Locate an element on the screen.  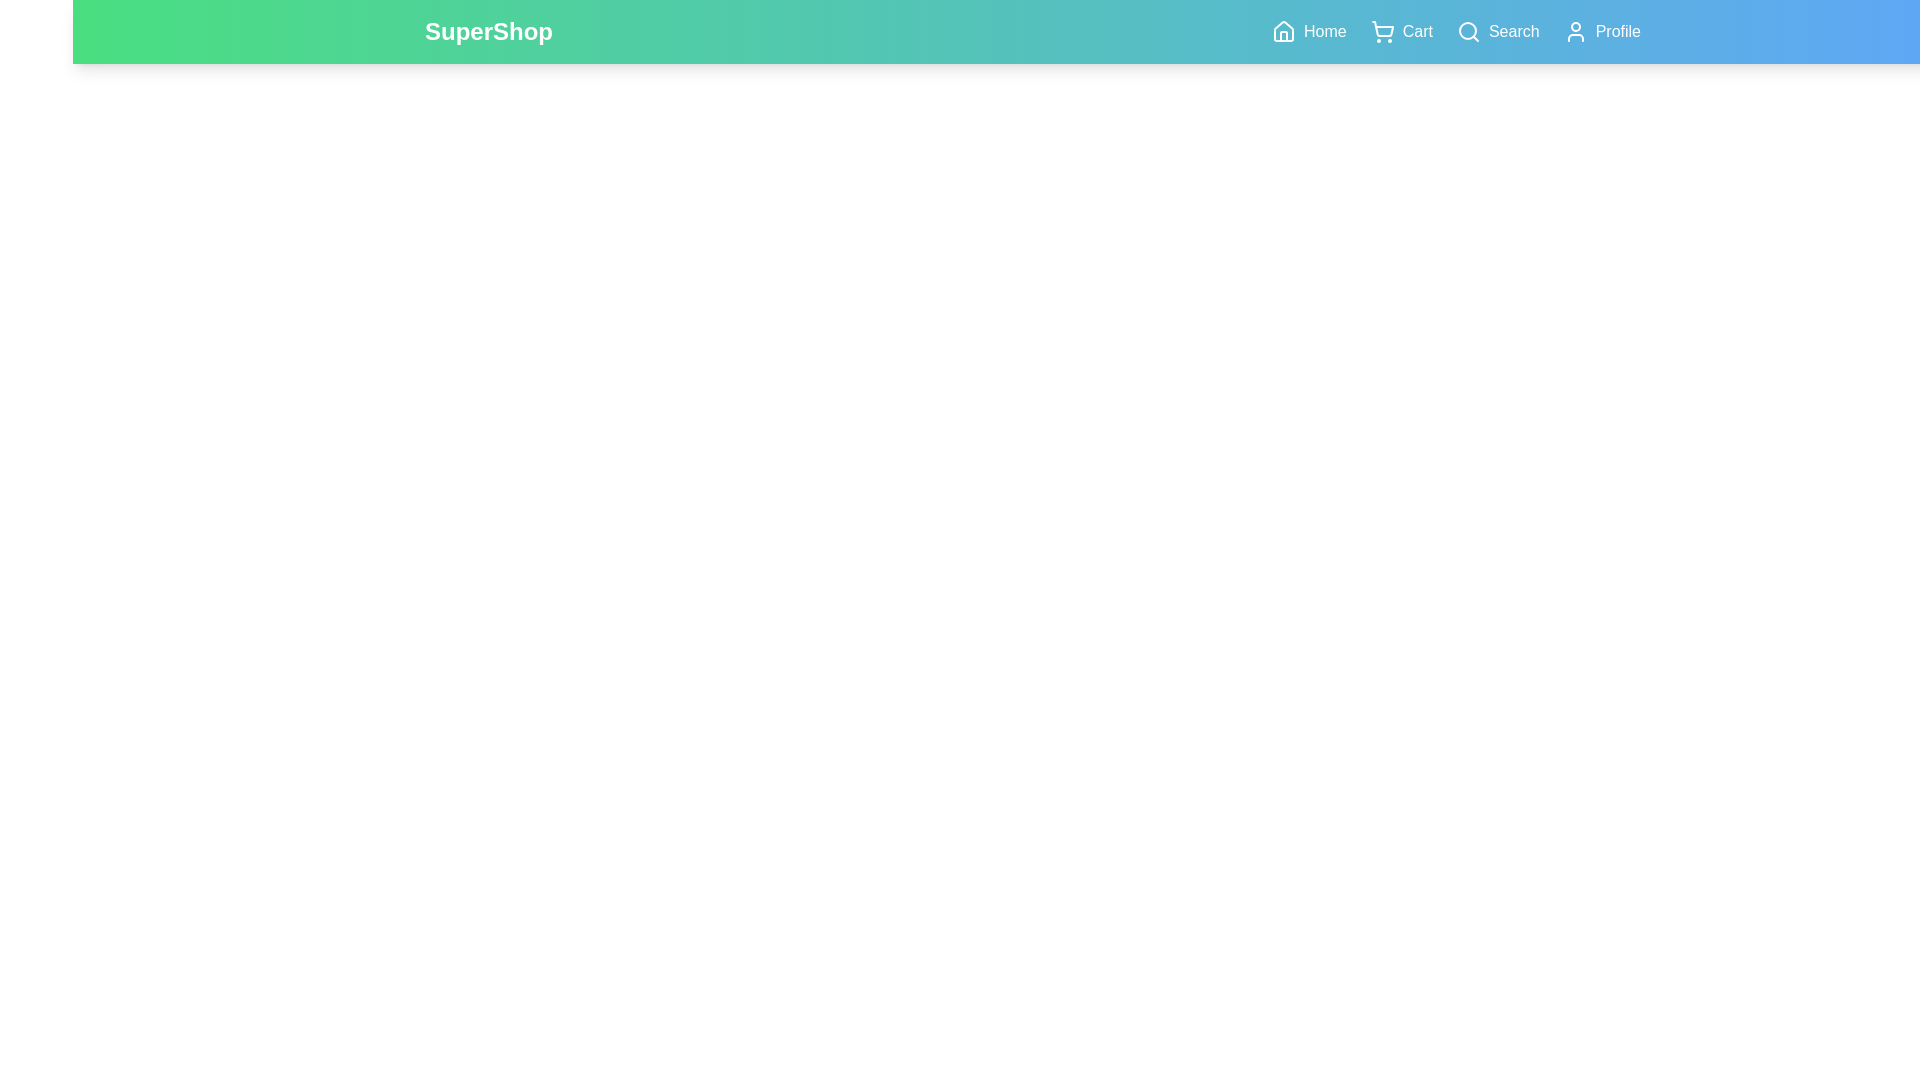
the 'Home' icon in the navigation bar is located at coordinates (1284, 31).